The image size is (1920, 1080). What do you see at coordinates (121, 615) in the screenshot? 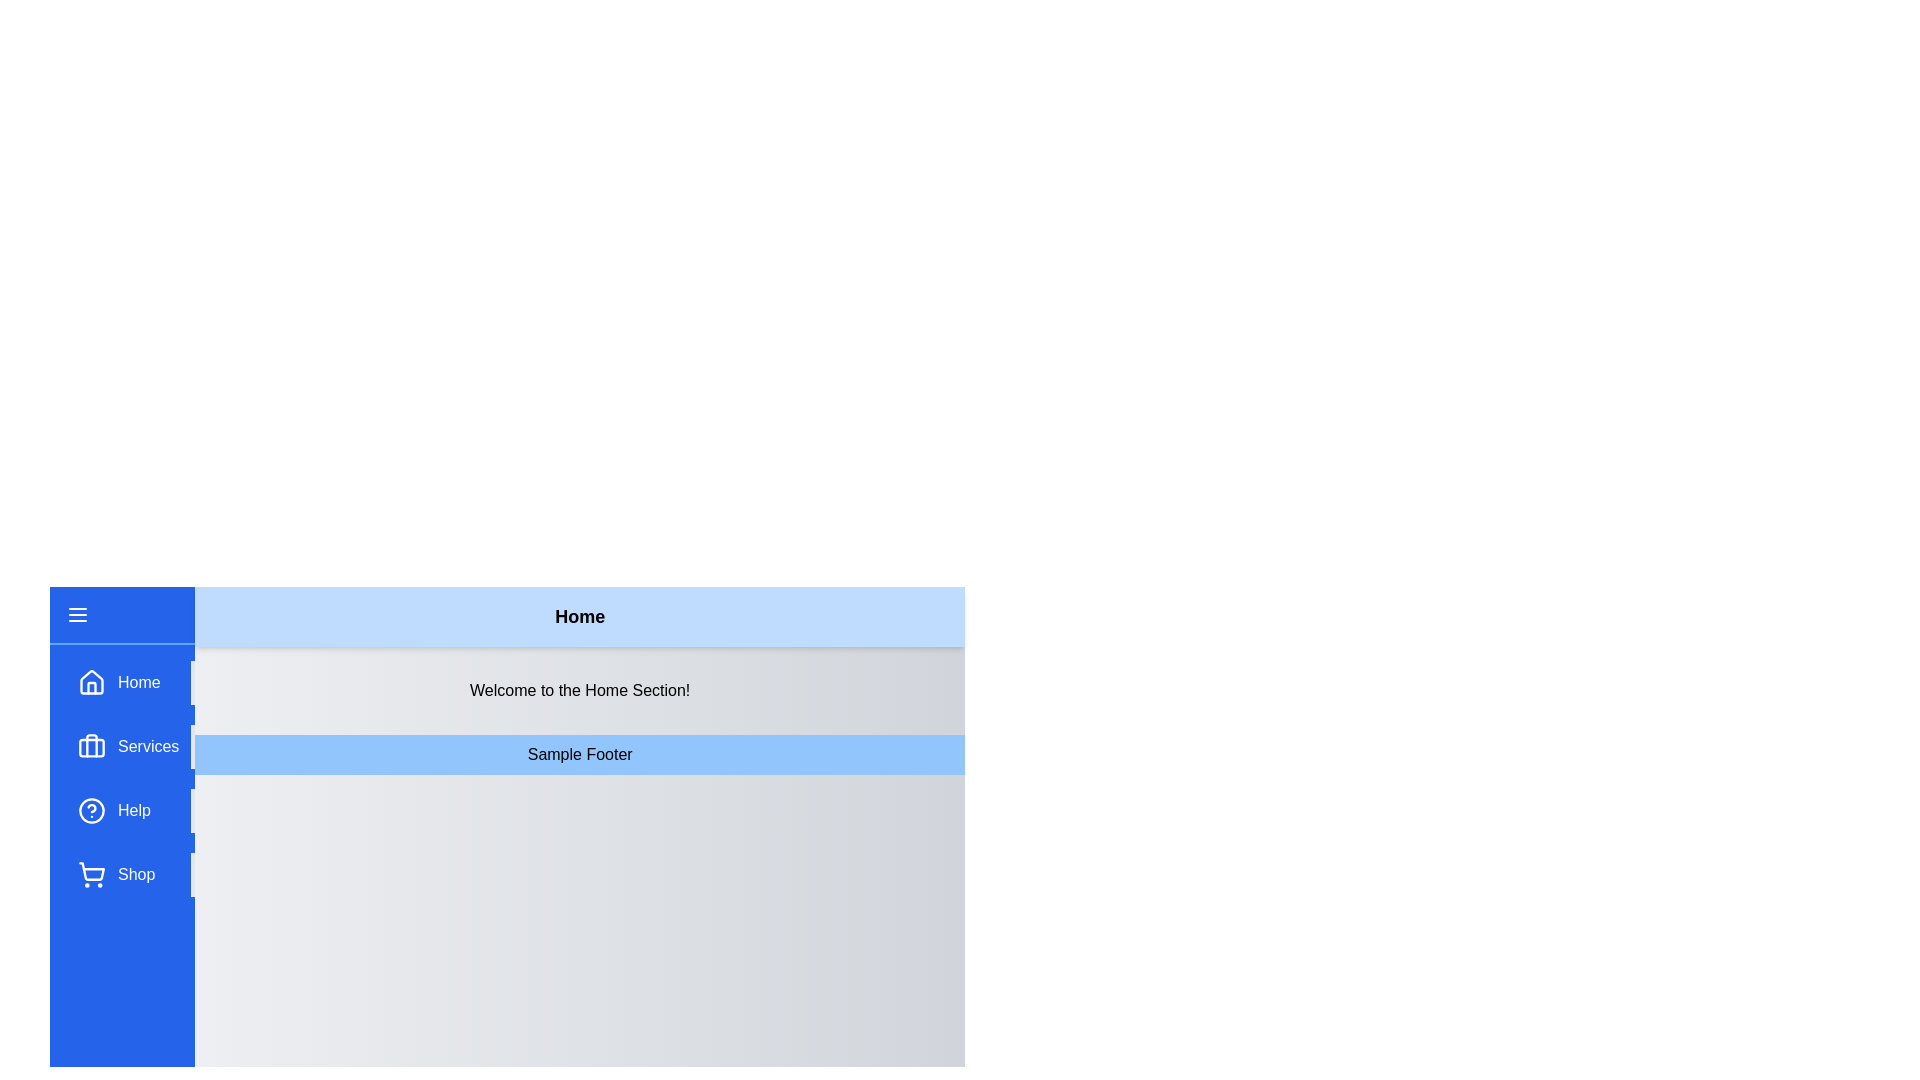
I see `the sidebar toggle button located at the top of the vertical sidebar menu on the left` at bounding box center [121, 615].